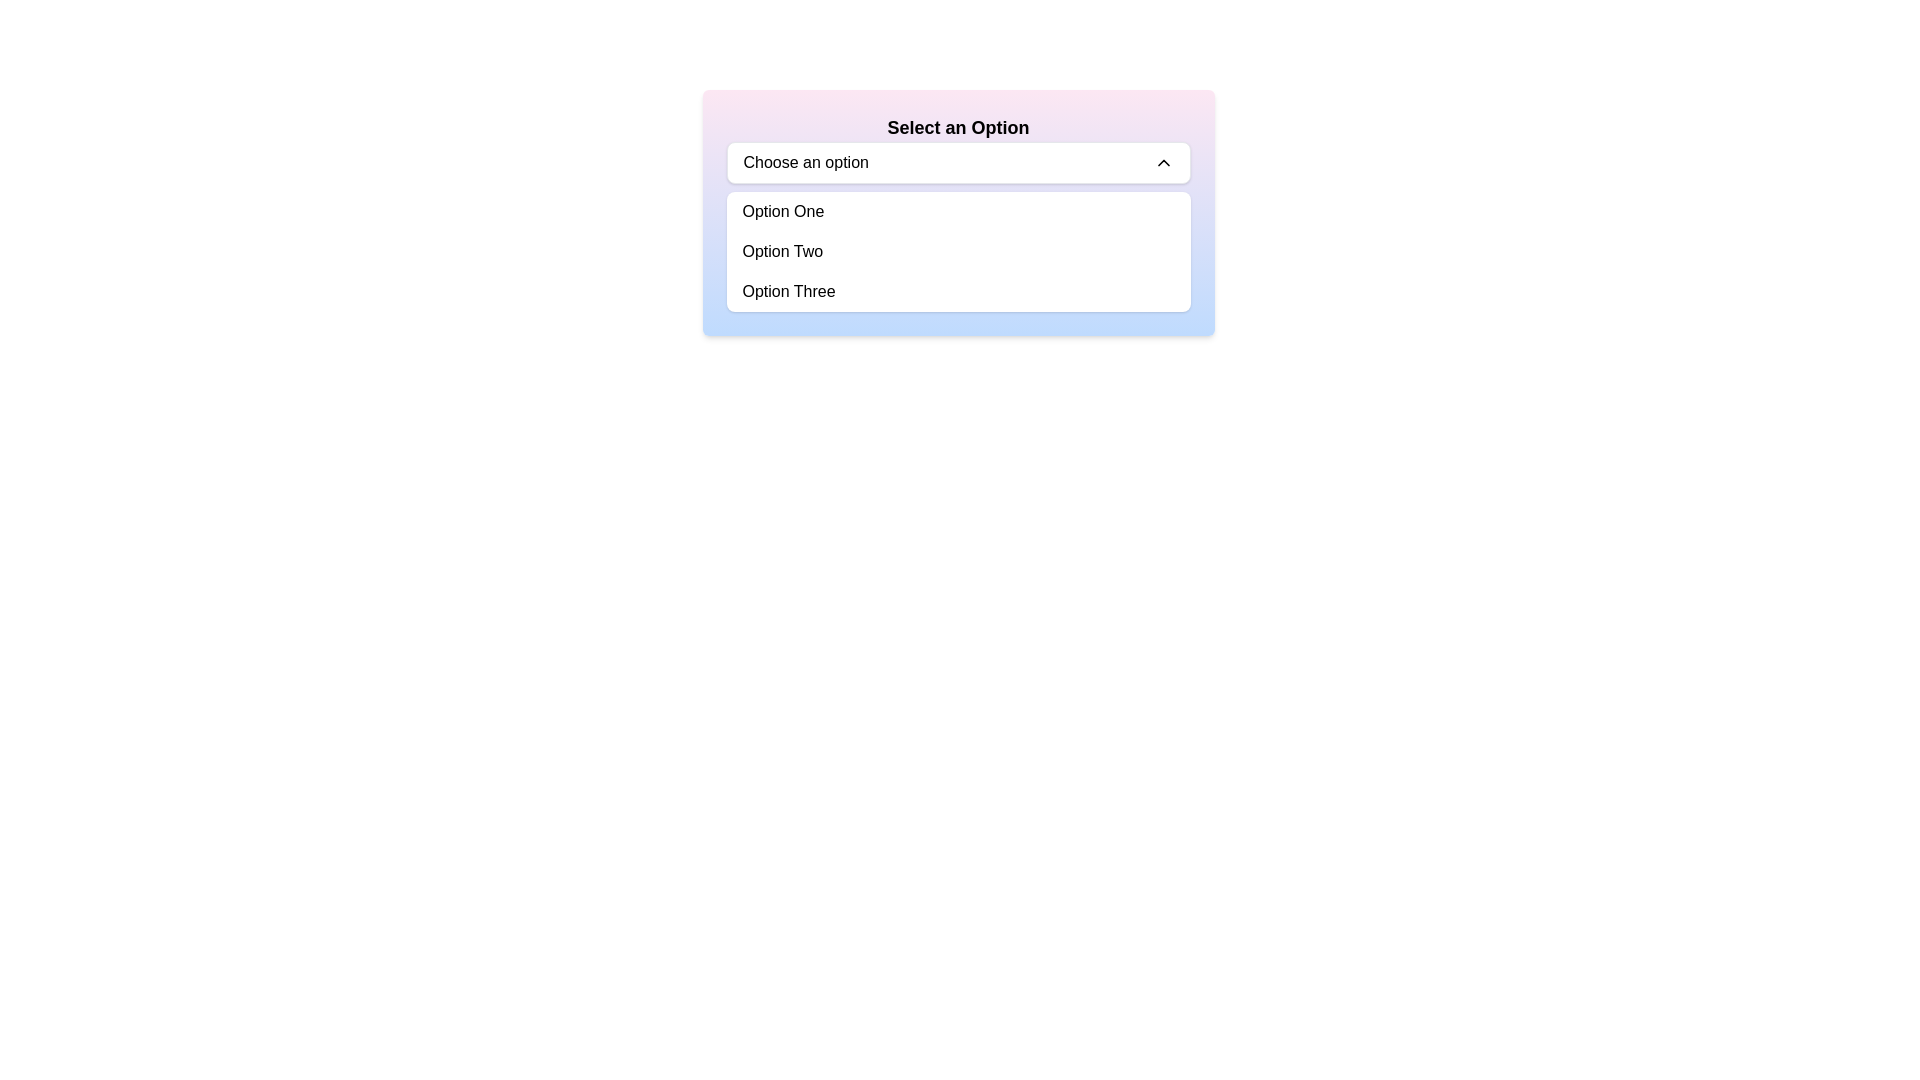 This screenshot has width=1920, height=1080. What do you see at coordinates (806, 161) in the screenshot?
I see `the 'Choose an option' label which is centrally aligned within the dropdown menu, positioned at the center-left region and preceding a chevron icon` at bounding box center [806, 161].